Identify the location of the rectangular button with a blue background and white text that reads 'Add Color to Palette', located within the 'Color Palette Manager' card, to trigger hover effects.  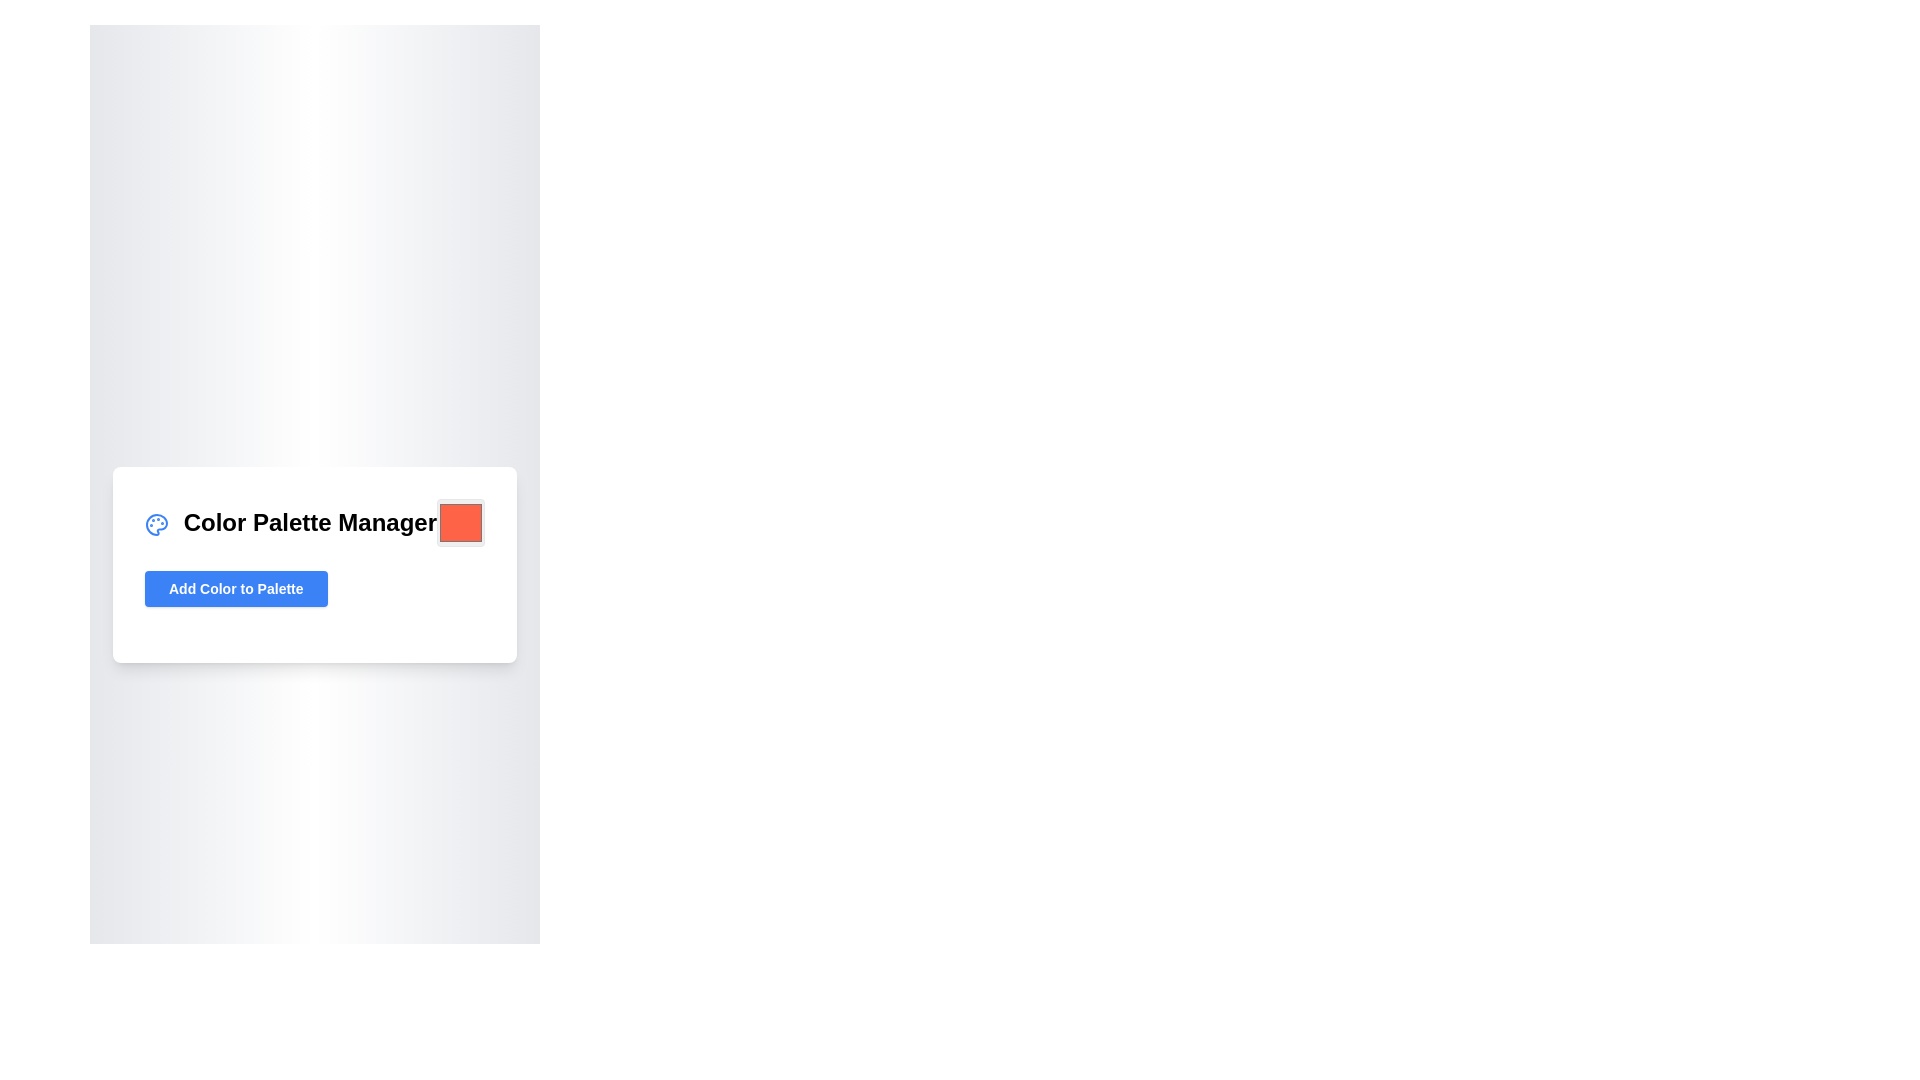
(236, 588).